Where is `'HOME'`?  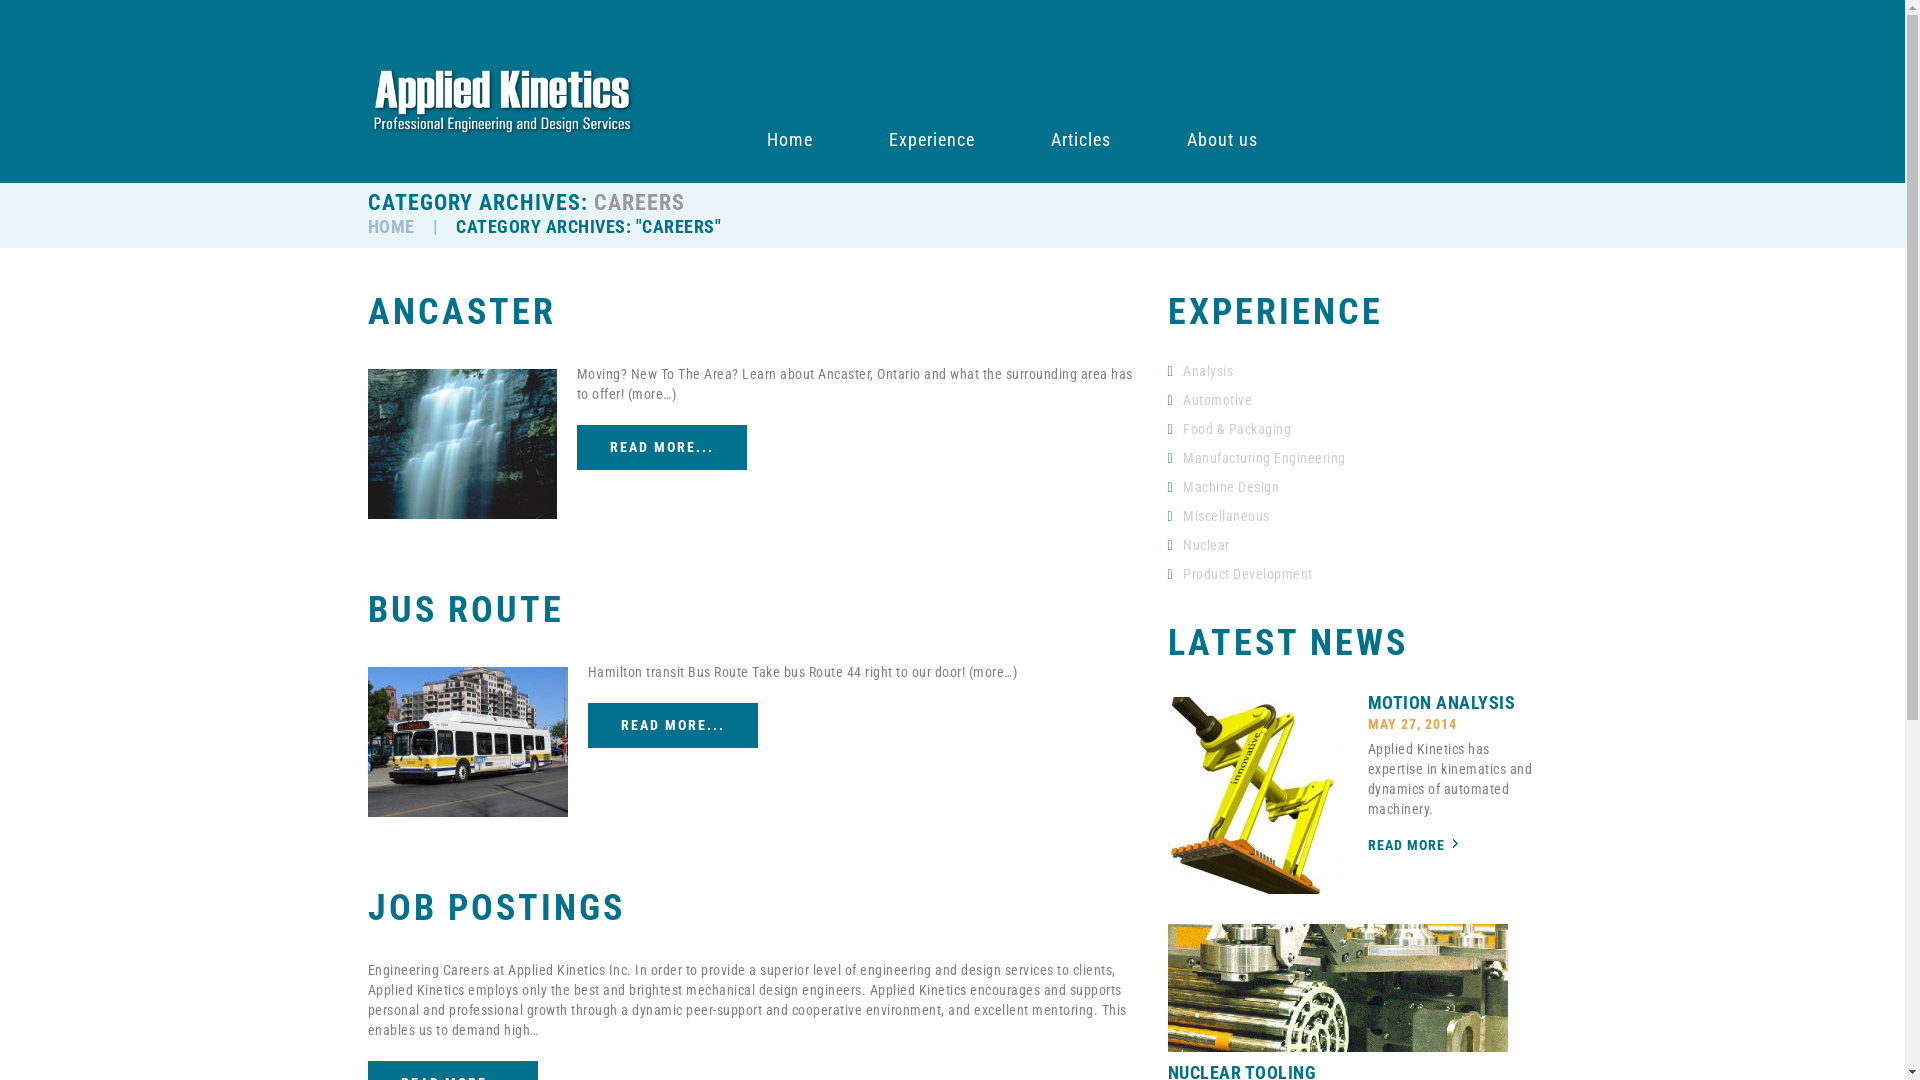 'HOME' is located at coordinates (391, 225).